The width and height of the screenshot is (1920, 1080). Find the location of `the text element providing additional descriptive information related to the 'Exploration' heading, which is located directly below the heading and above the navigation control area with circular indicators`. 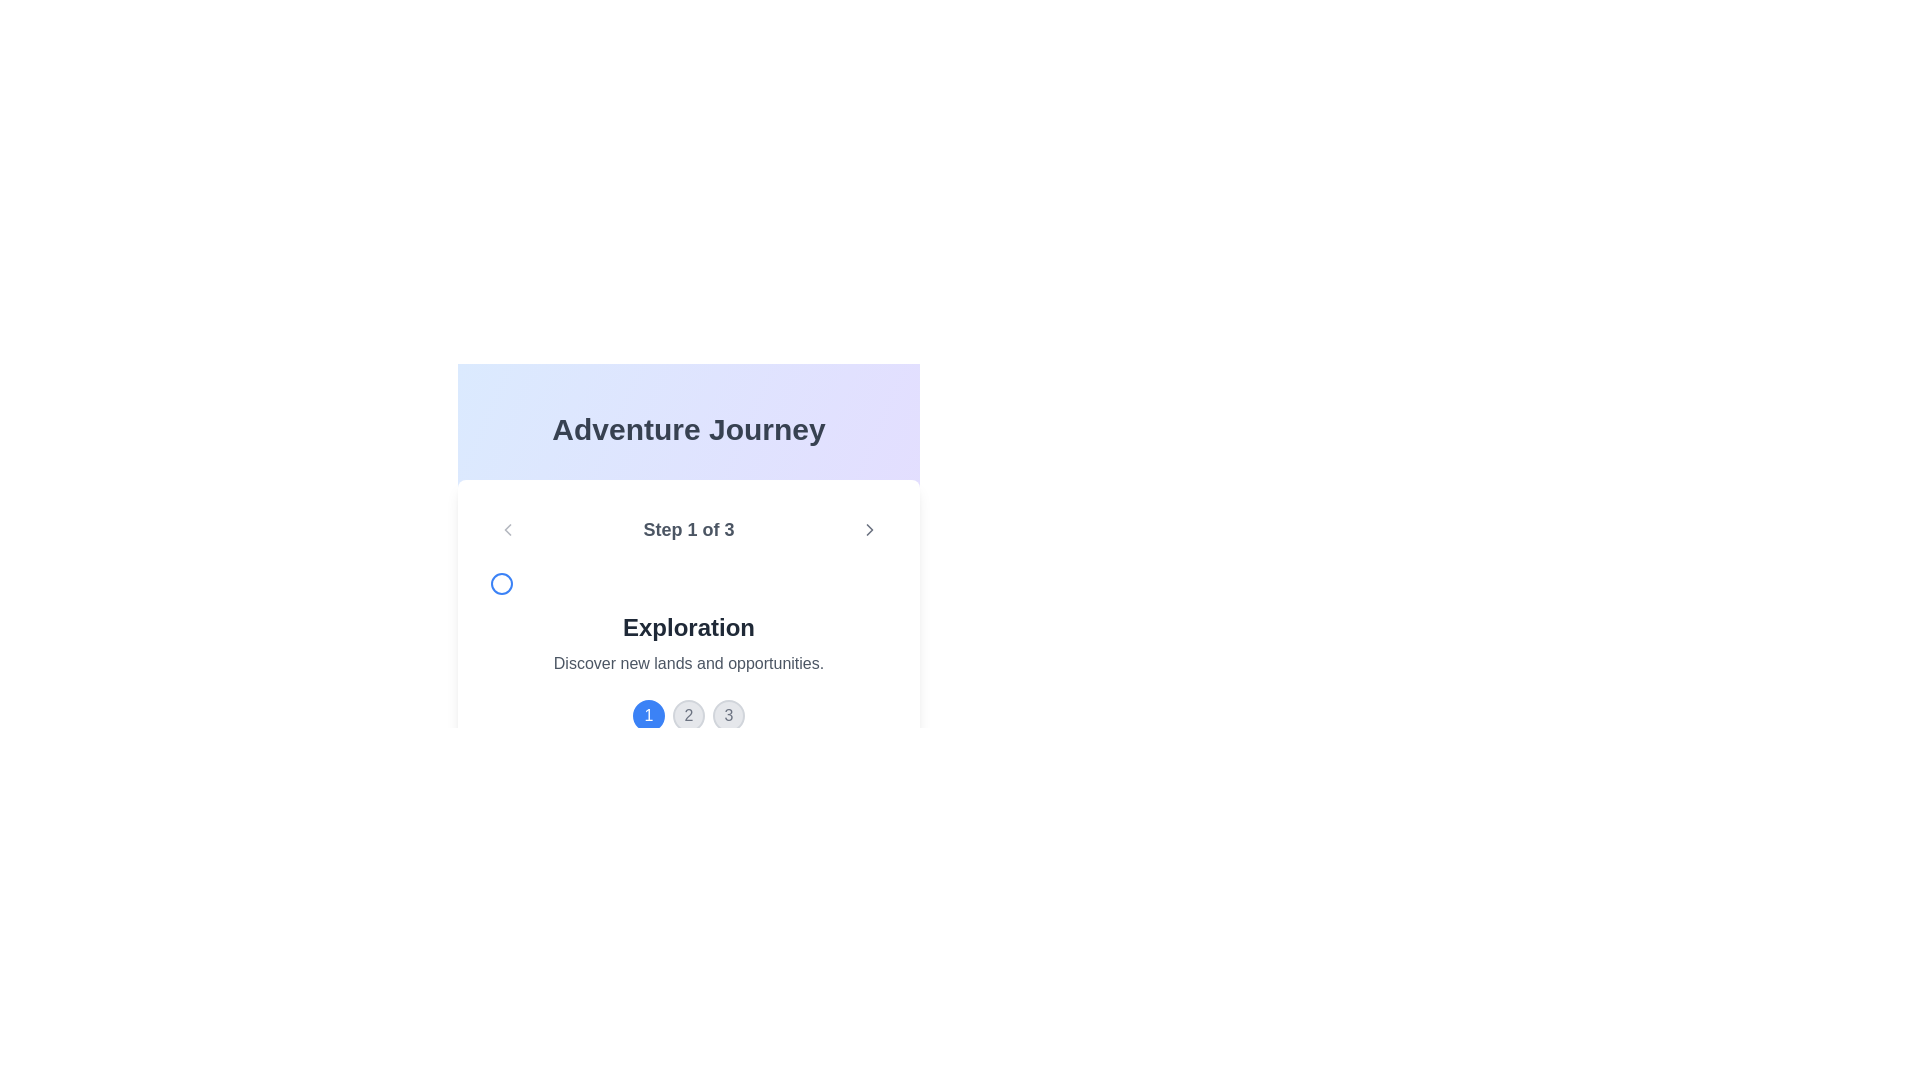

the text element providing additional descriptive information related to the 'Exploration' heading, which is located directly below the heading and above the navigation control area with circular indicators is located at coordinates (689, 663).